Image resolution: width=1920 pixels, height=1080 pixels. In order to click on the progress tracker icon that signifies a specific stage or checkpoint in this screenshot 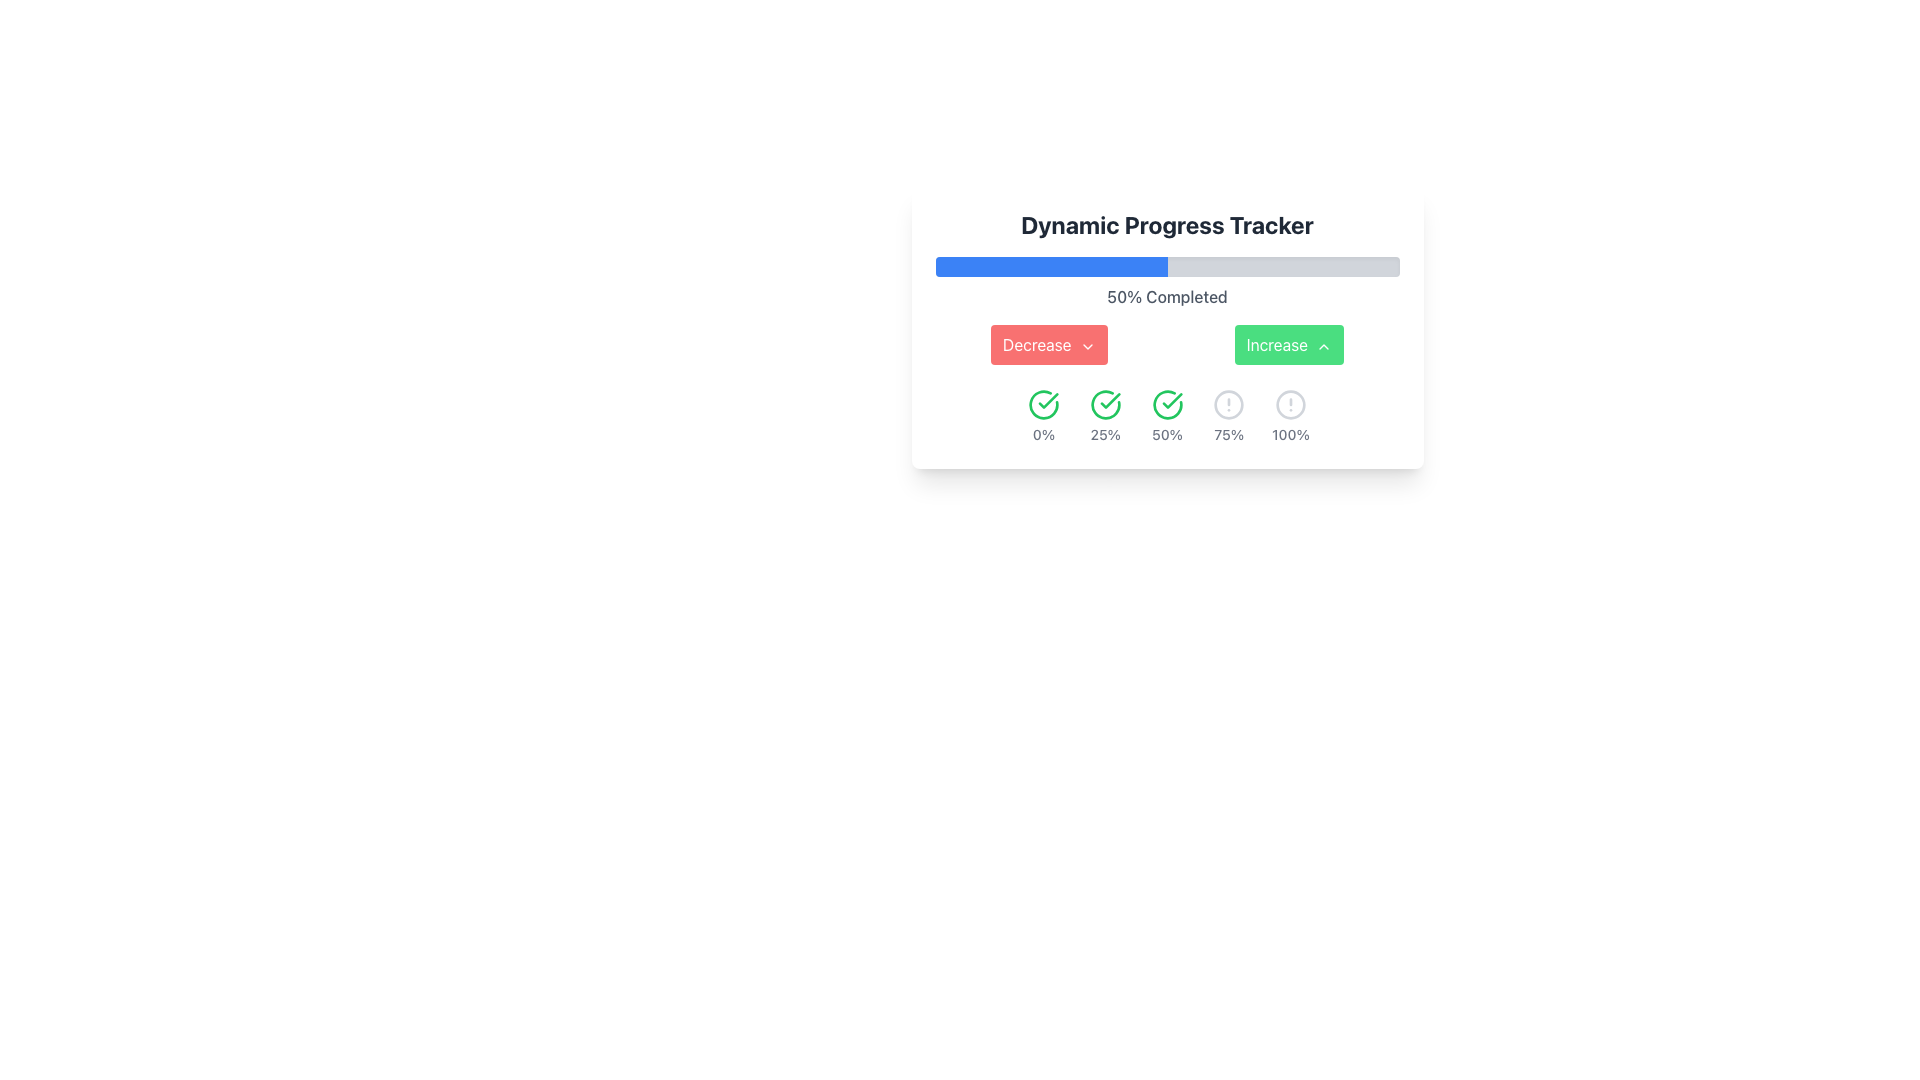, I will do `click(1172, 401)`.